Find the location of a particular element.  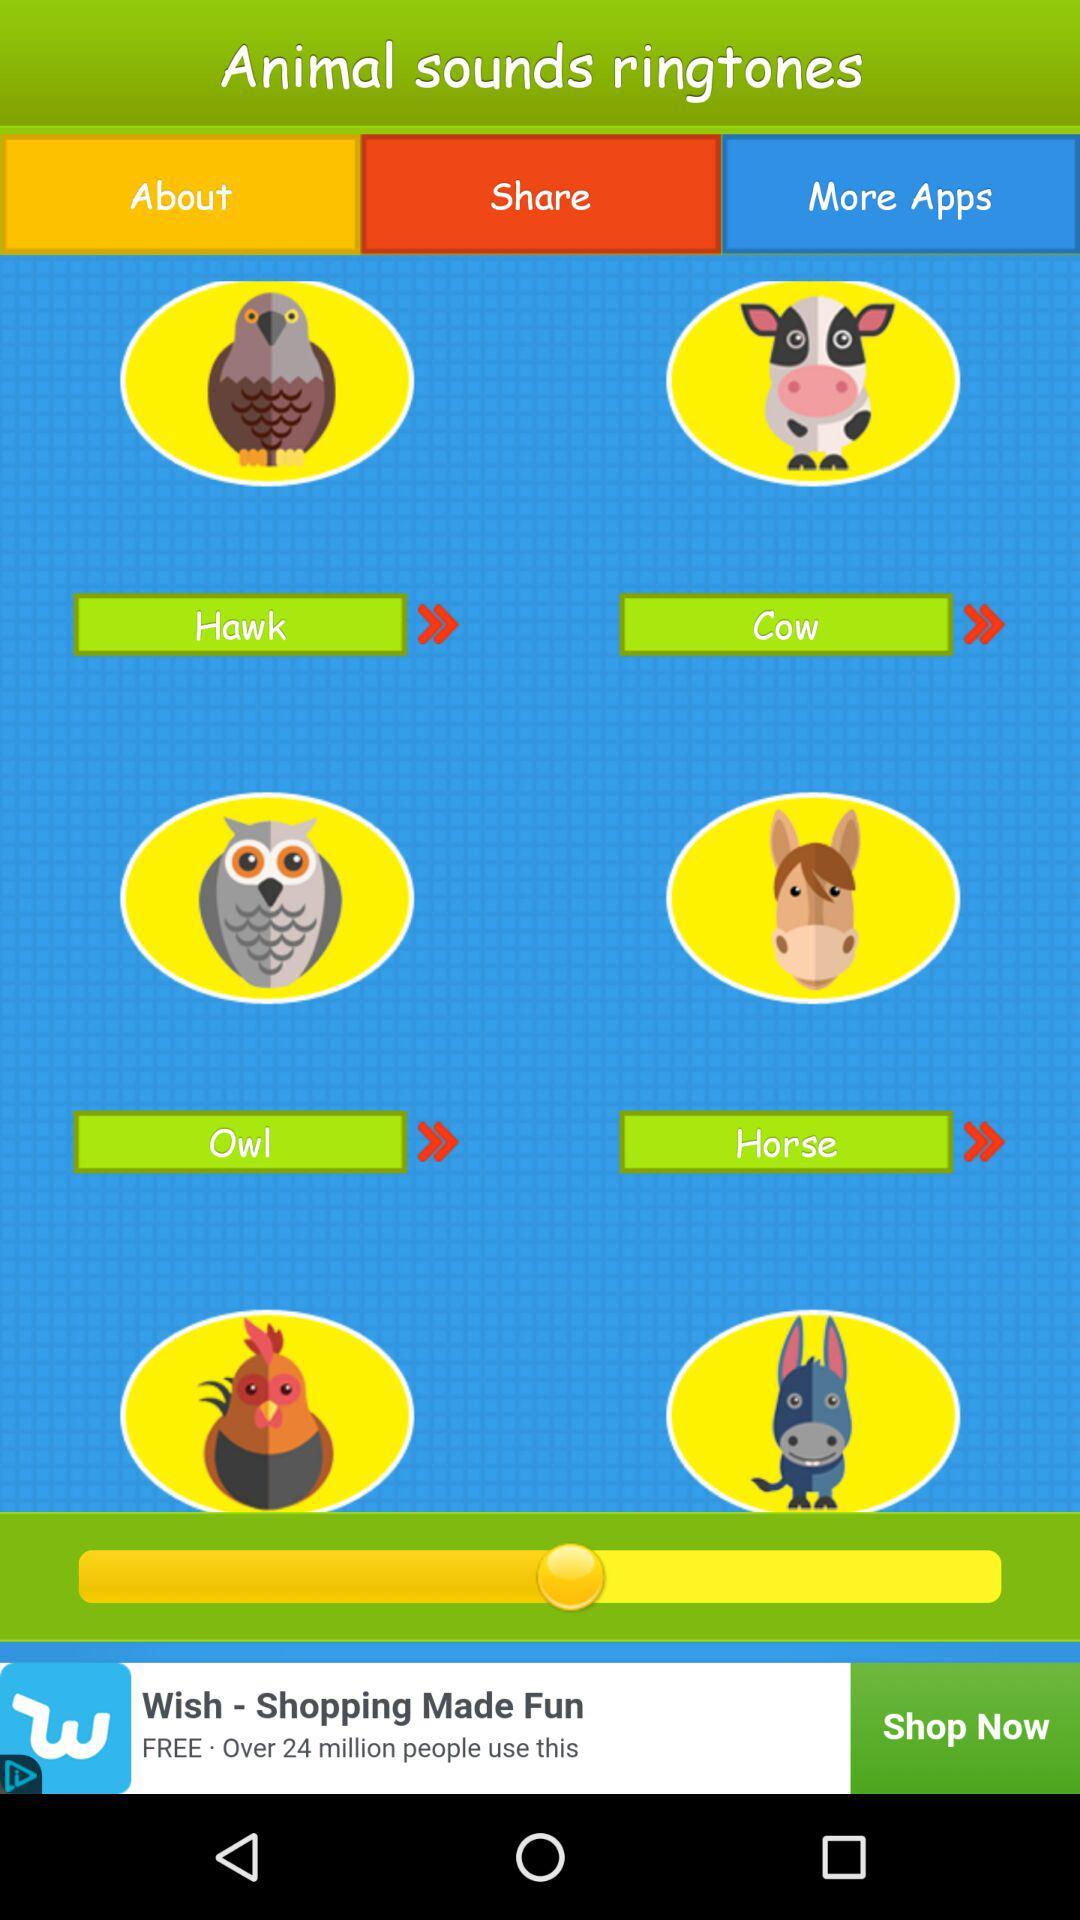

the item next to about icon is located at coordinates (540, 194).